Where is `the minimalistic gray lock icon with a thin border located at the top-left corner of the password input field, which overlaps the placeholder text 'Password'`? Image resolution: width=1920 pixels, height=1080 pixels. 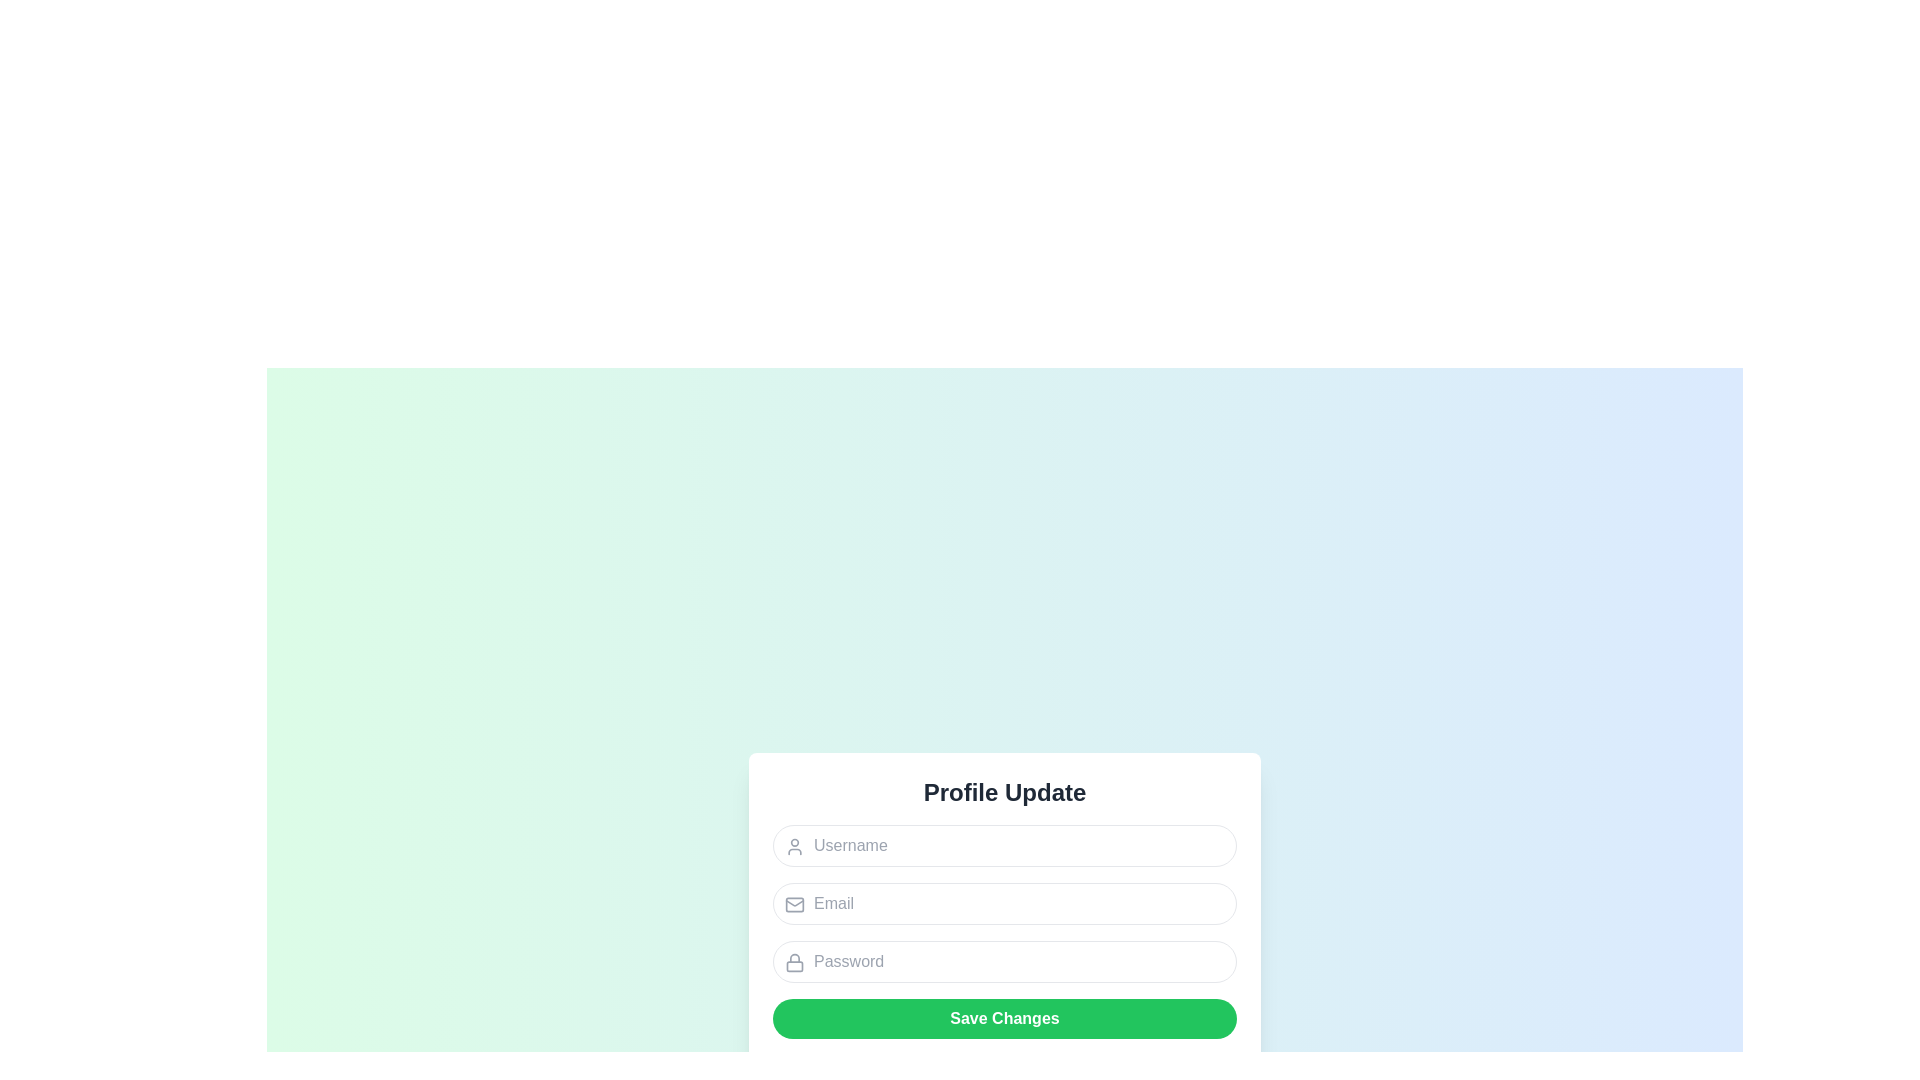
the minimalistic gray lock icon with a thin border located at the top-left corner of the password input field, which overlaps the placeholder text 'Password' is located at coordinates (794, 962).